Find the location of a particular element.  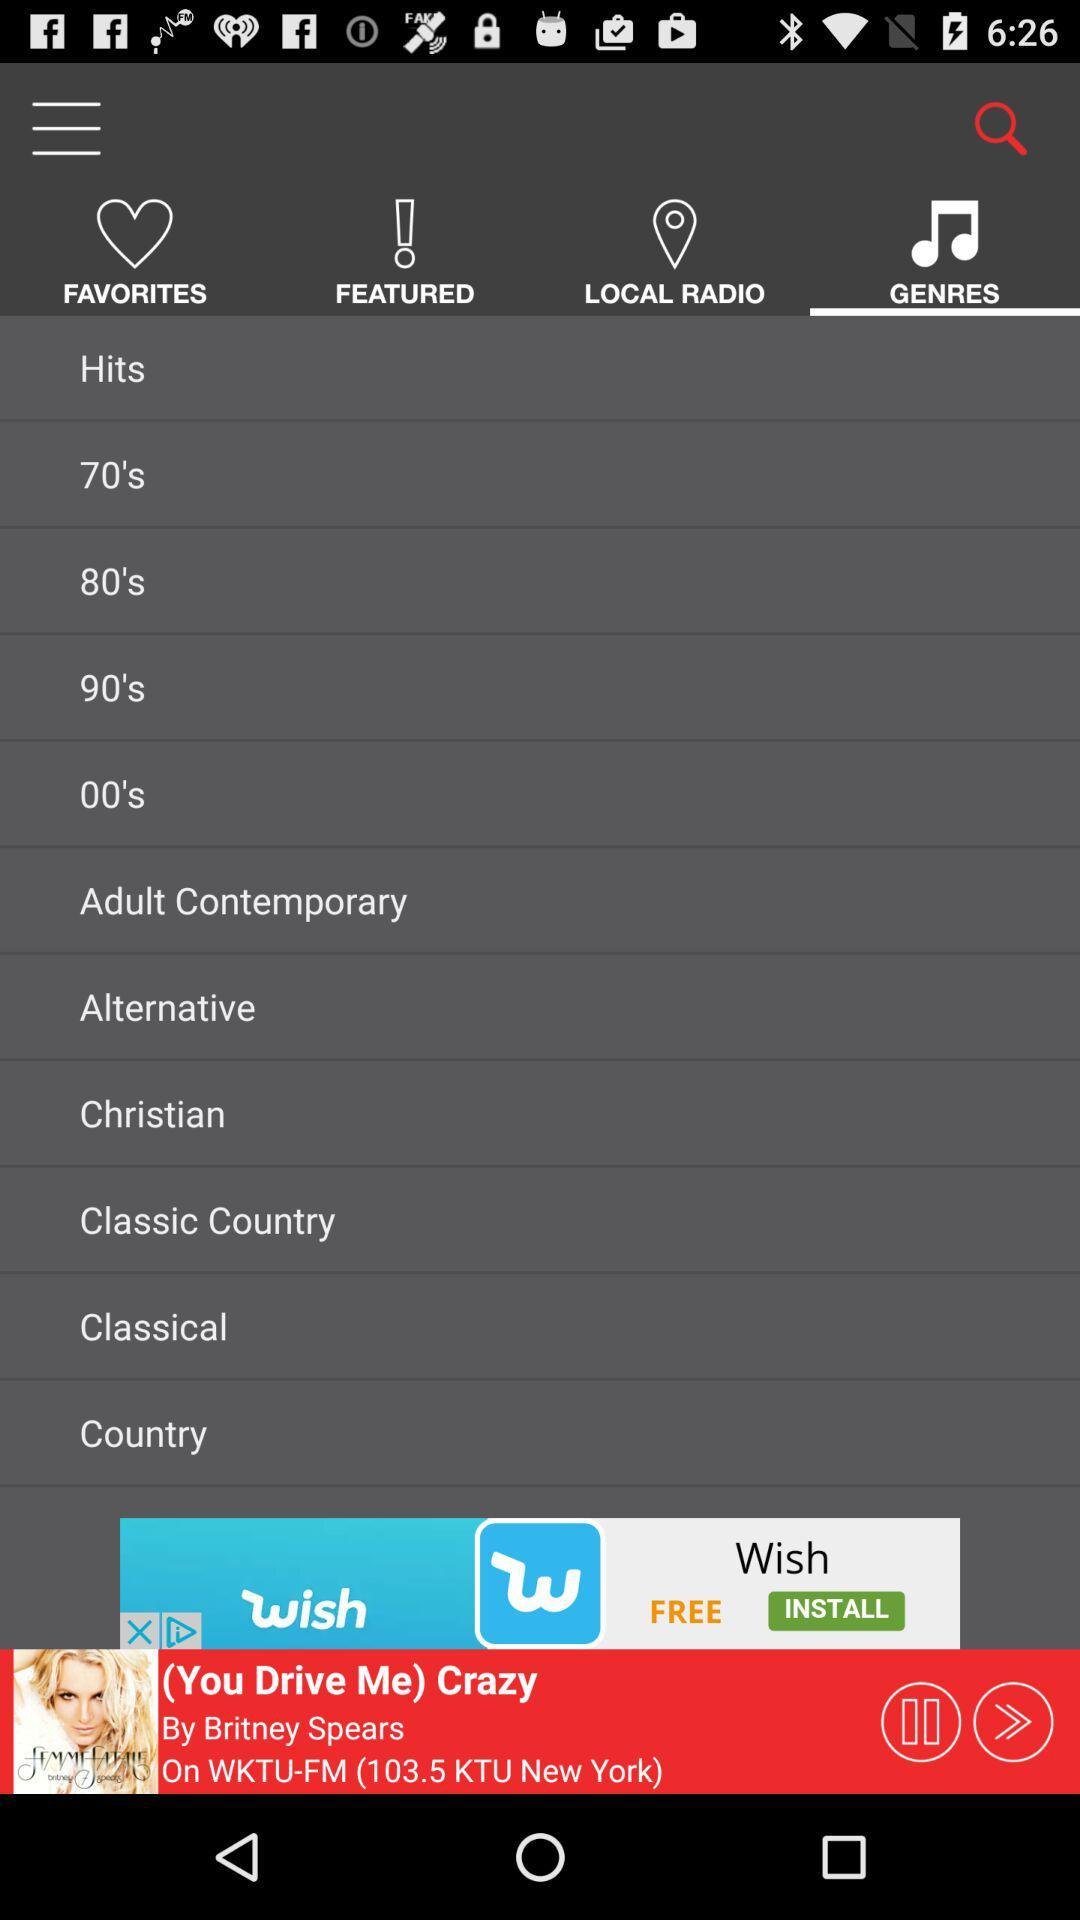

open menu is located at coordinates (64, 127).